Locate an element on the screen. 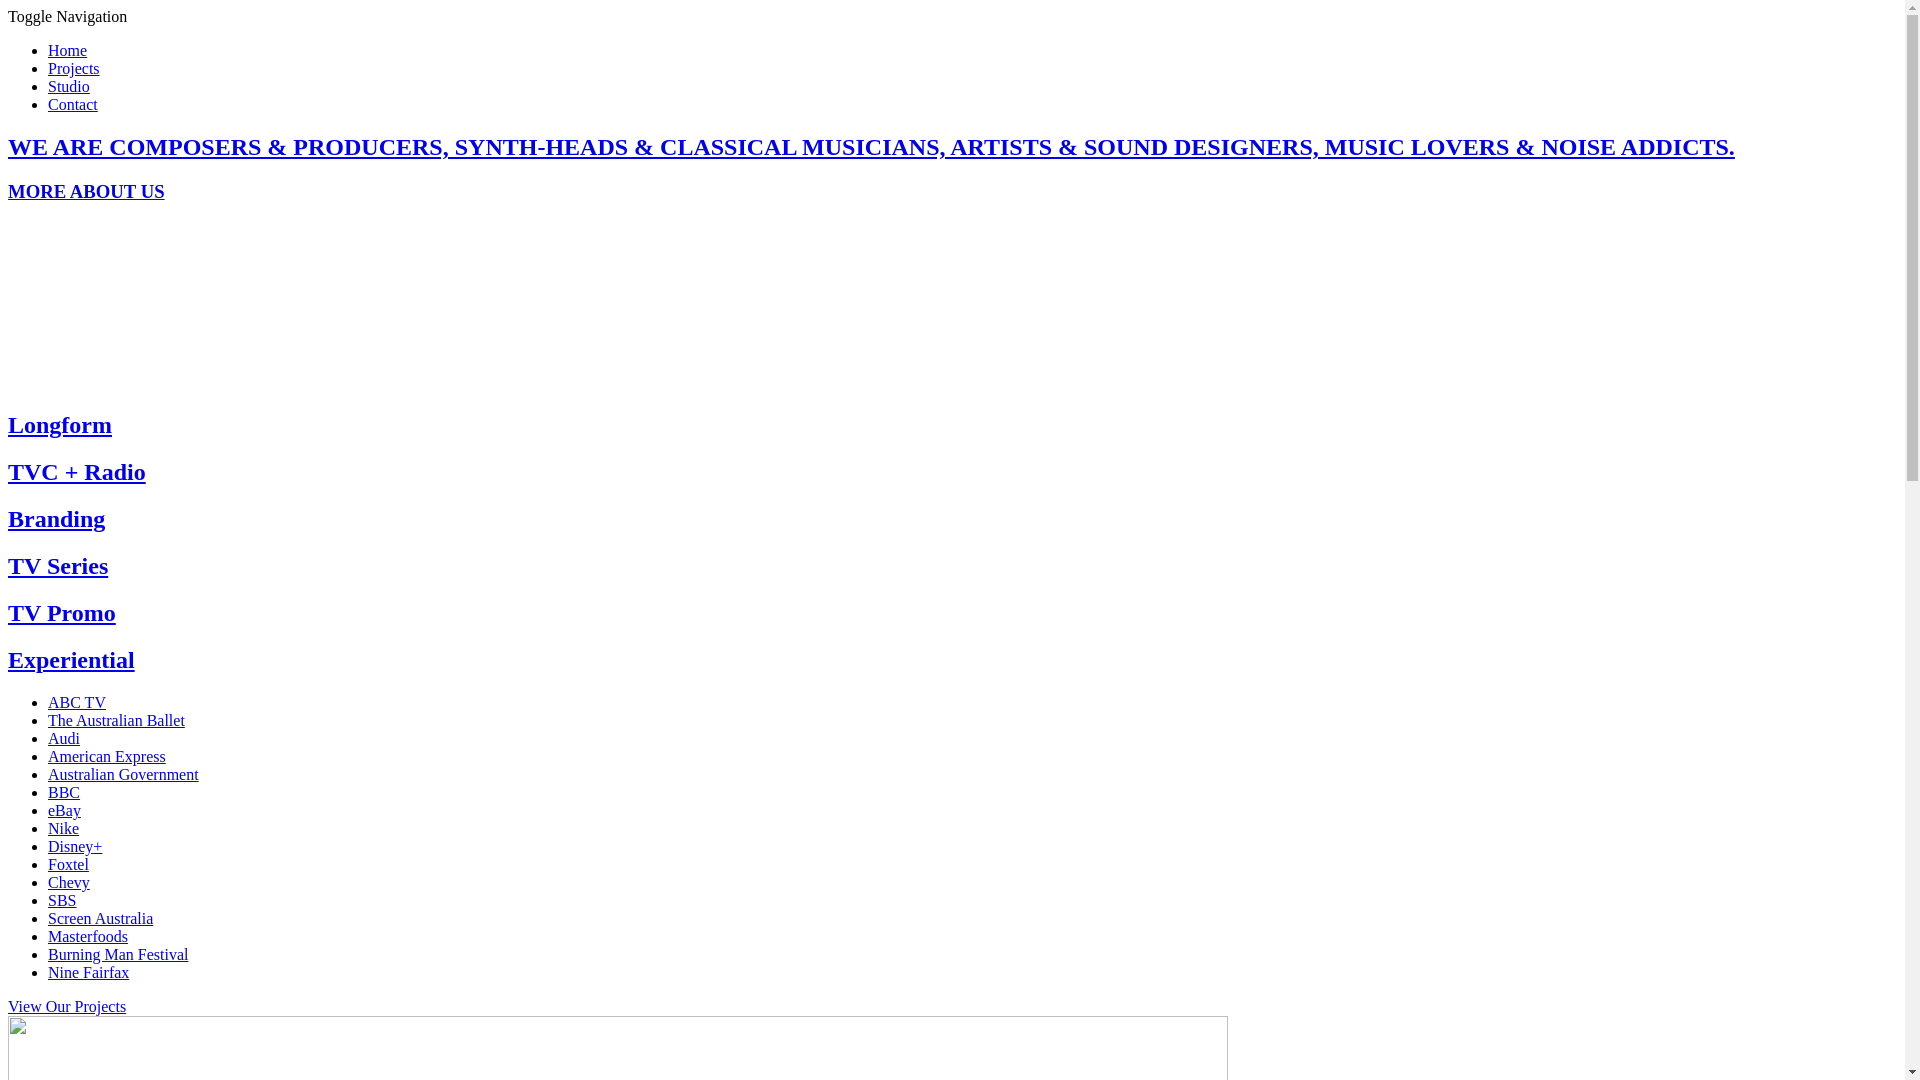 The height and width of the screenshot is (1080, 1920). 'eBay' is located at coordinates (64, 810).